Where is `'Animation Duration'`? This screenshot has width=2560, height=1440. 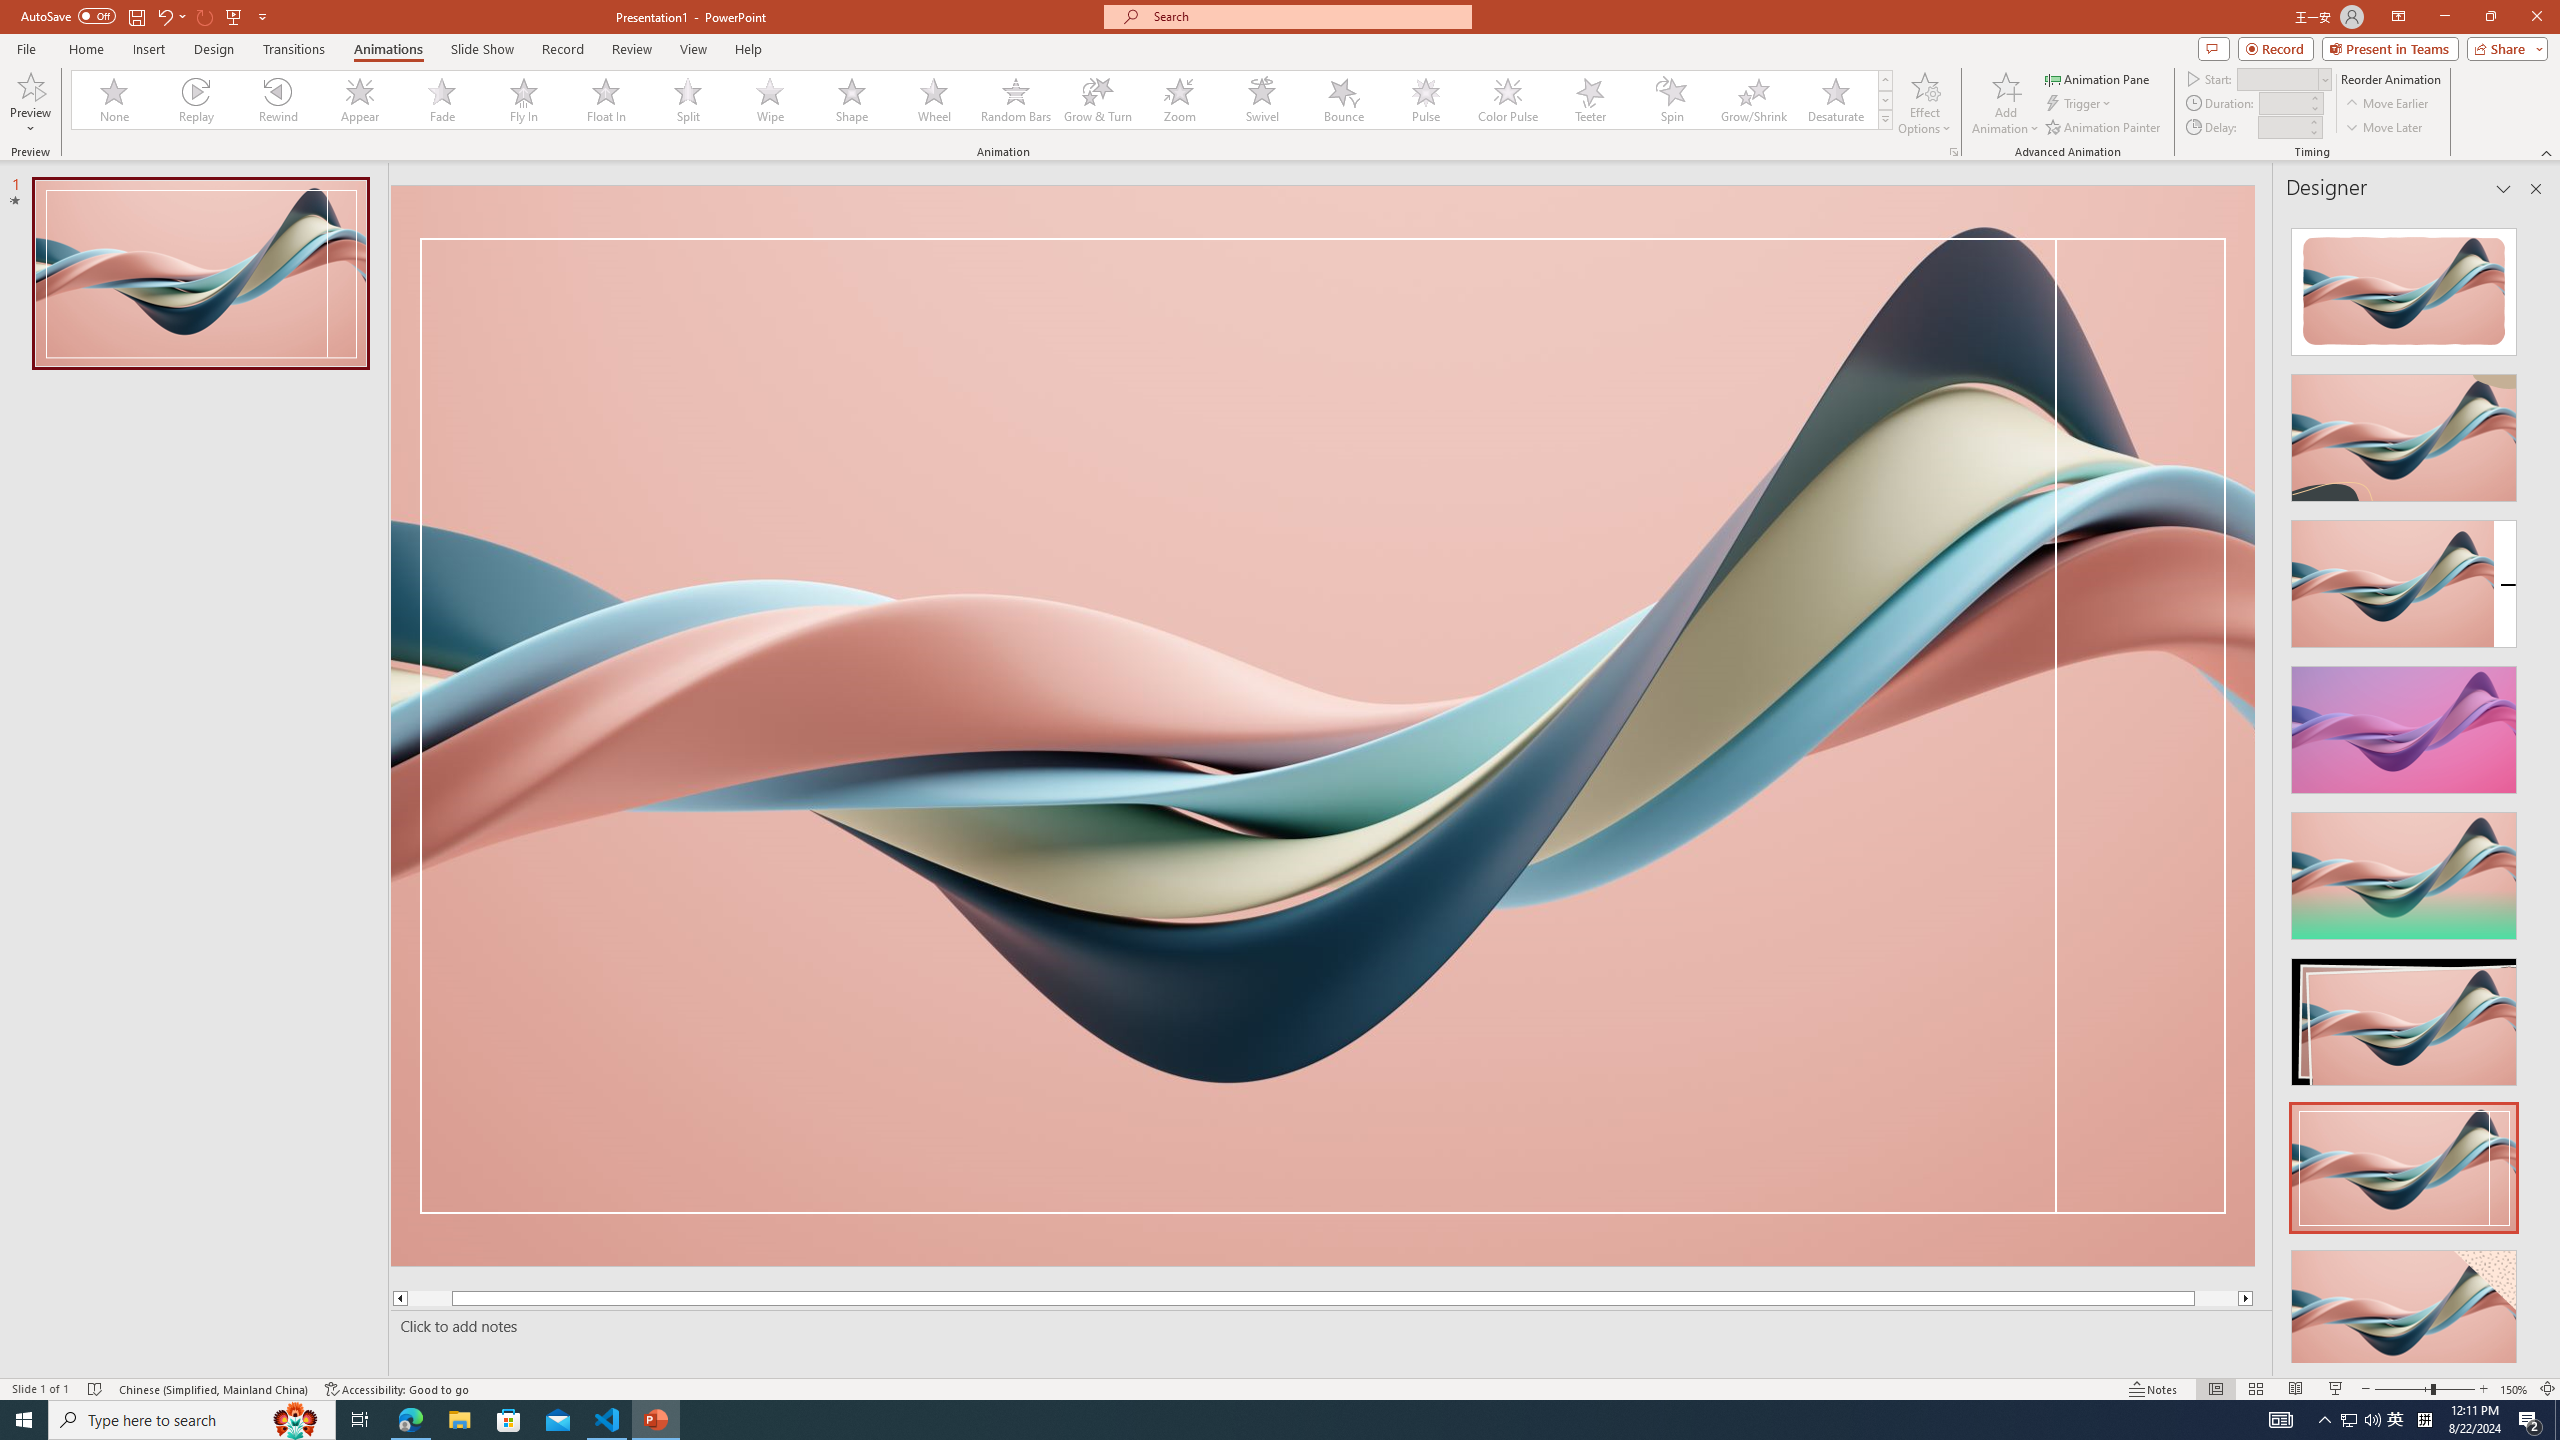
'Animation Duration' is located at coordinates (2282, 102).